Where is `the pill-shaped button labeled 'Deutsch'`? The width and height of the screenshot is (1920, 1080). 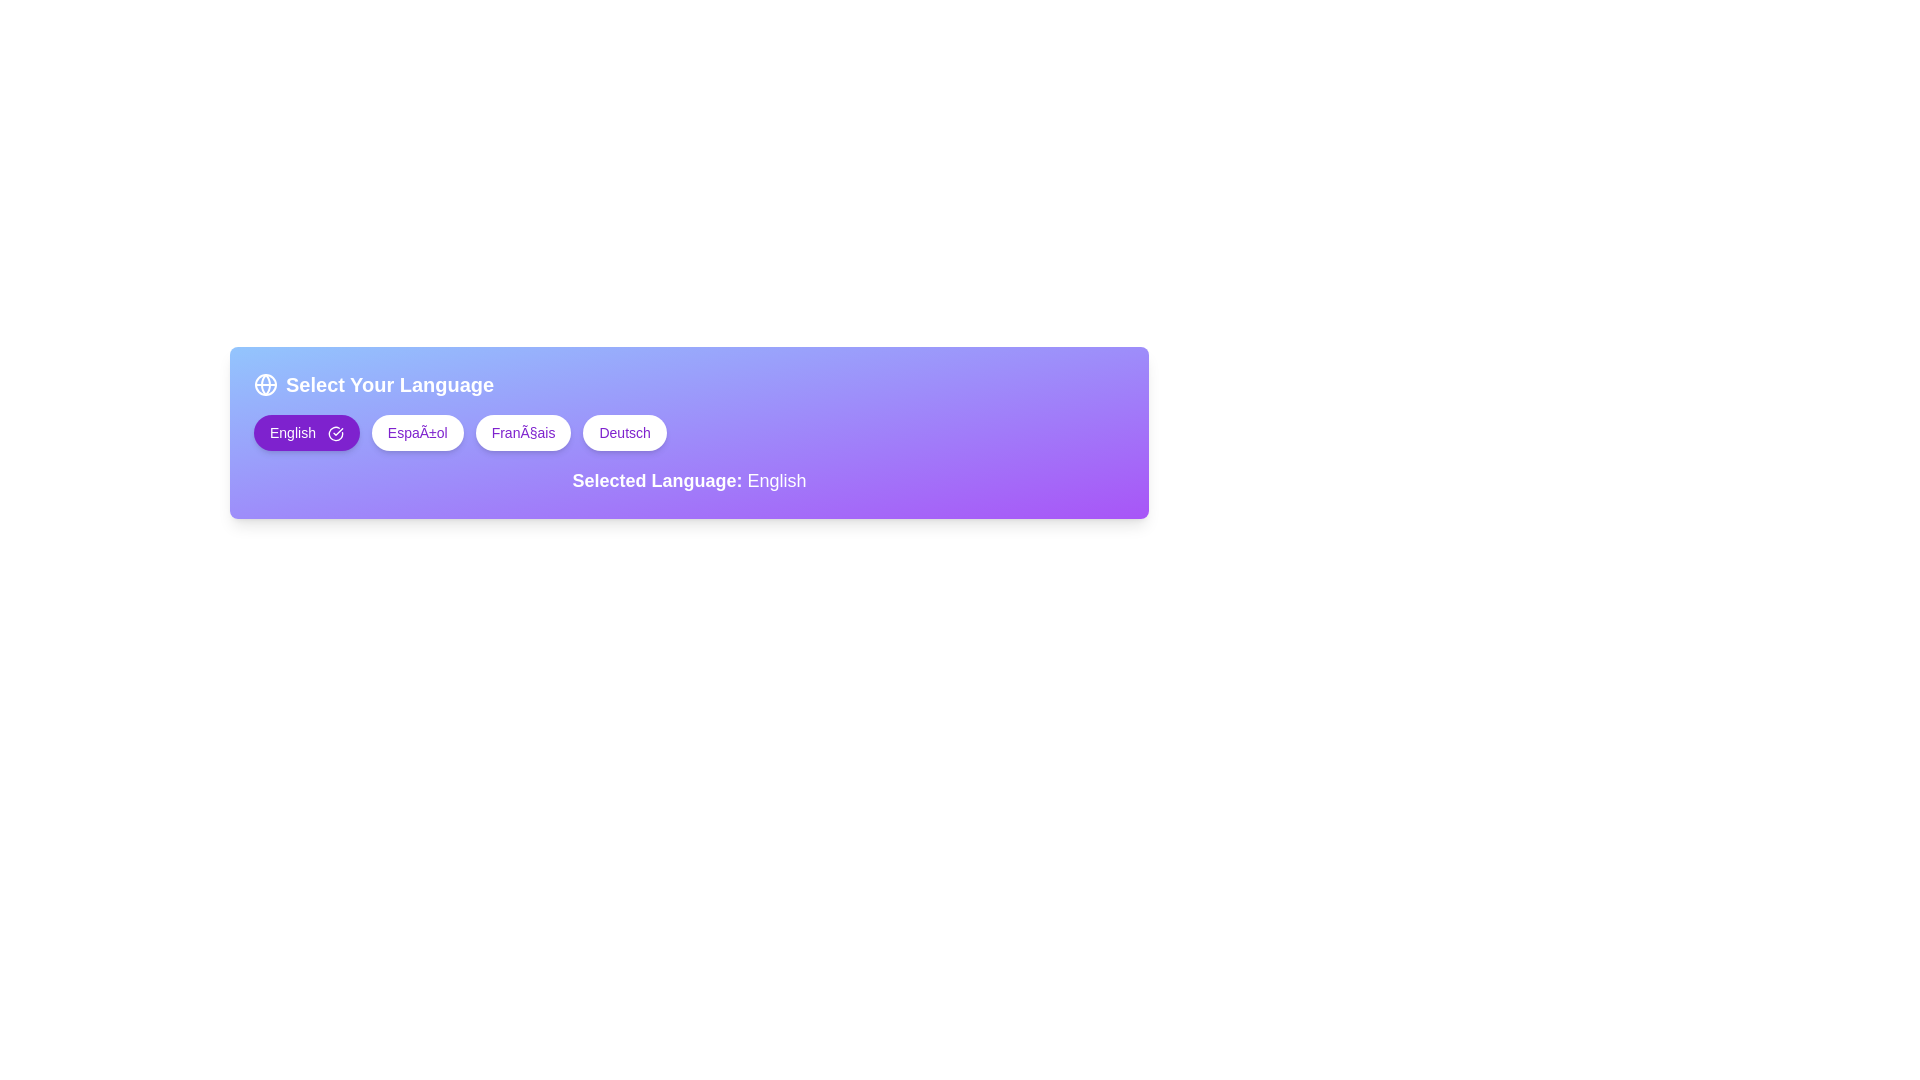
the pill-shaped button labeled 'Deutsch' is located at coordinates (624, 431).